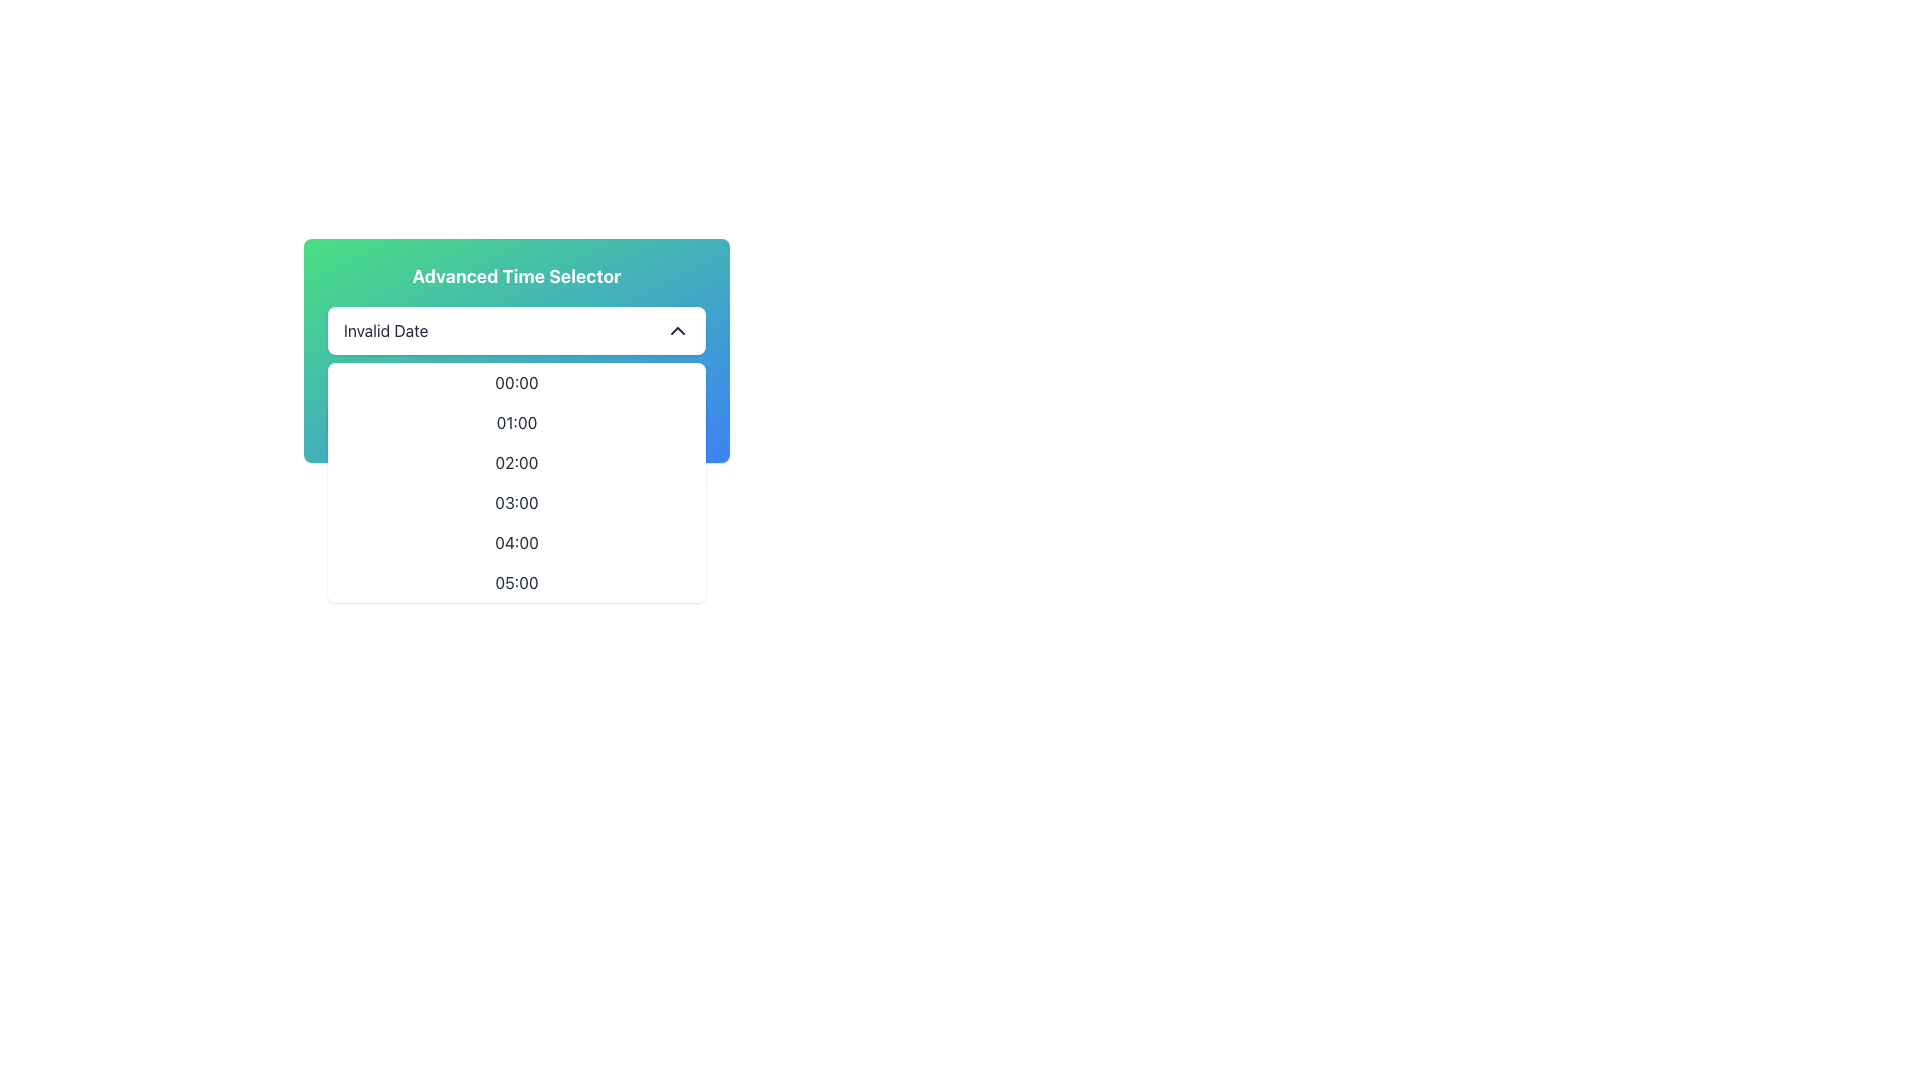 Image resolution: width=1920 pixels, height=1080 pixels. I want to click on the button labeled '12:00', so click(517, 418).